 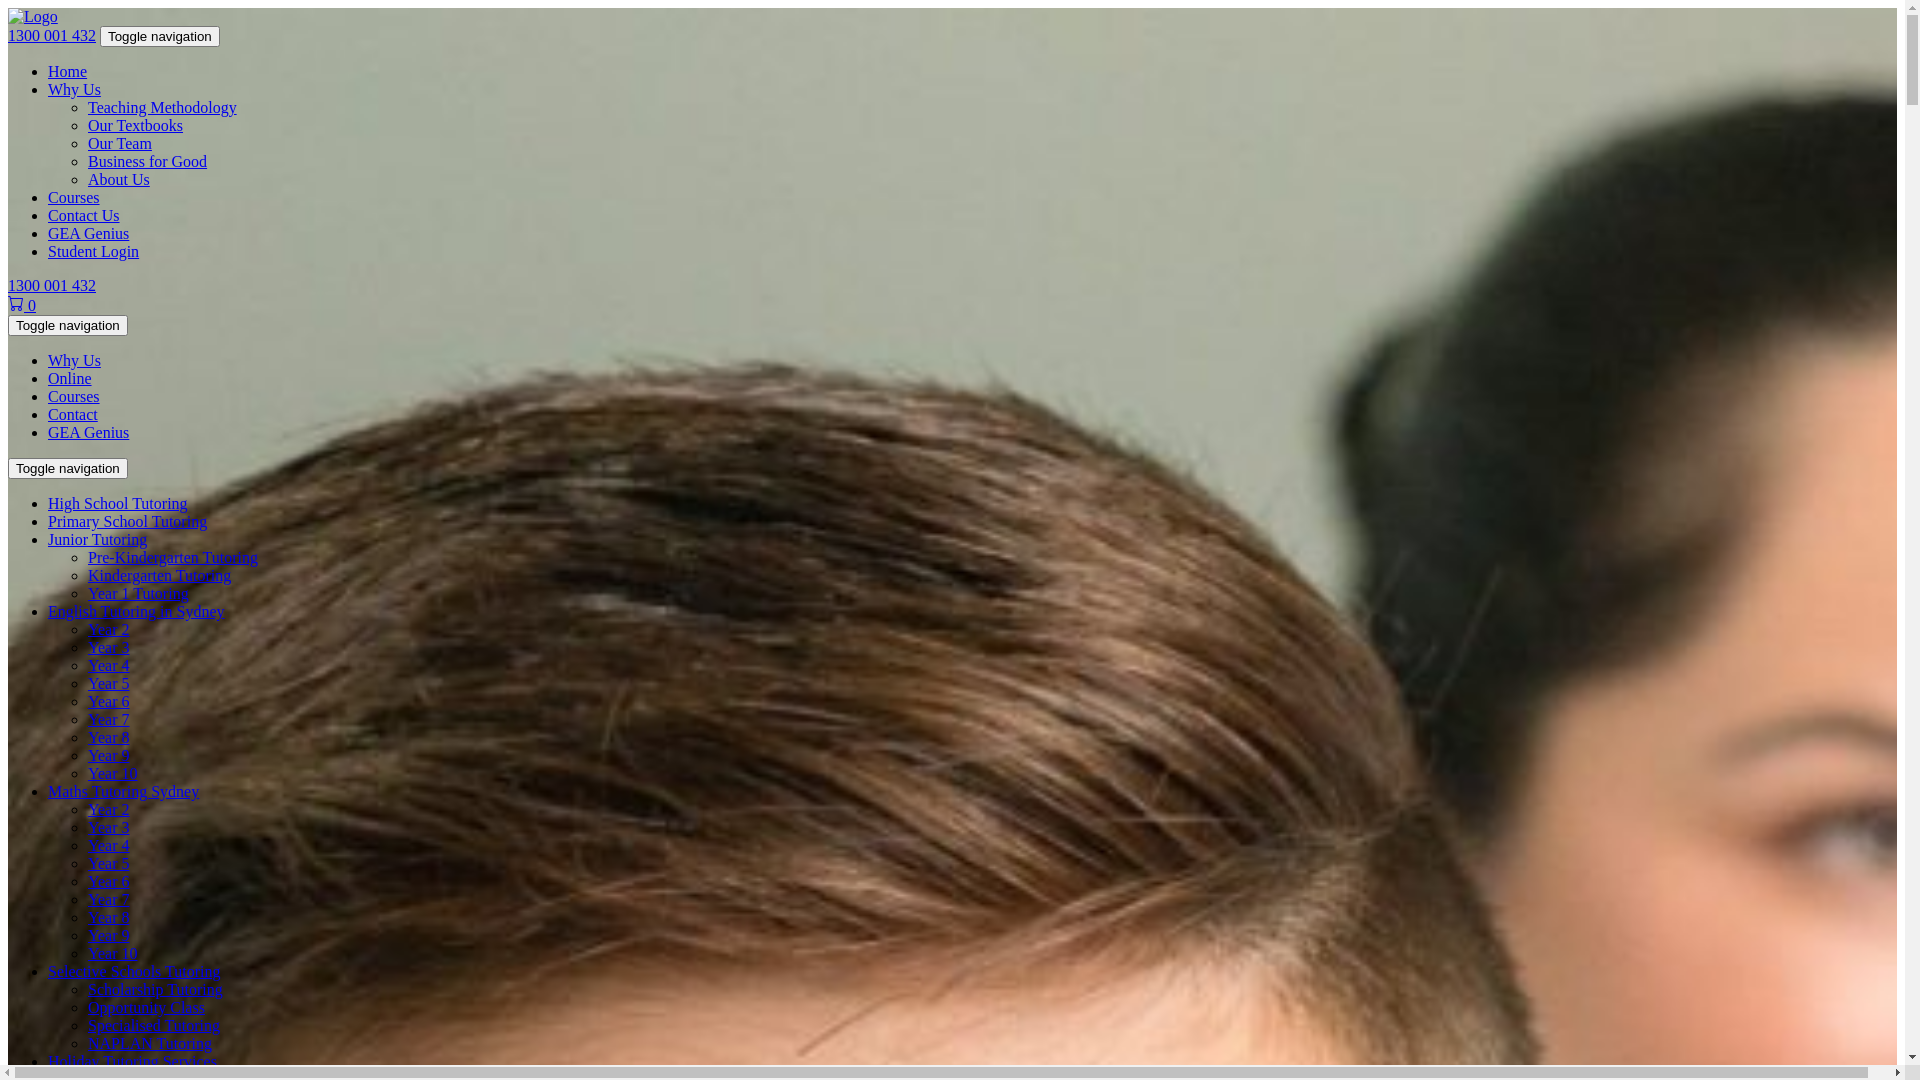 What do you see at coordinates (48, 538) in the screenshot?
I see `'Junior Tutoring'` at bounding box center [48, 538].